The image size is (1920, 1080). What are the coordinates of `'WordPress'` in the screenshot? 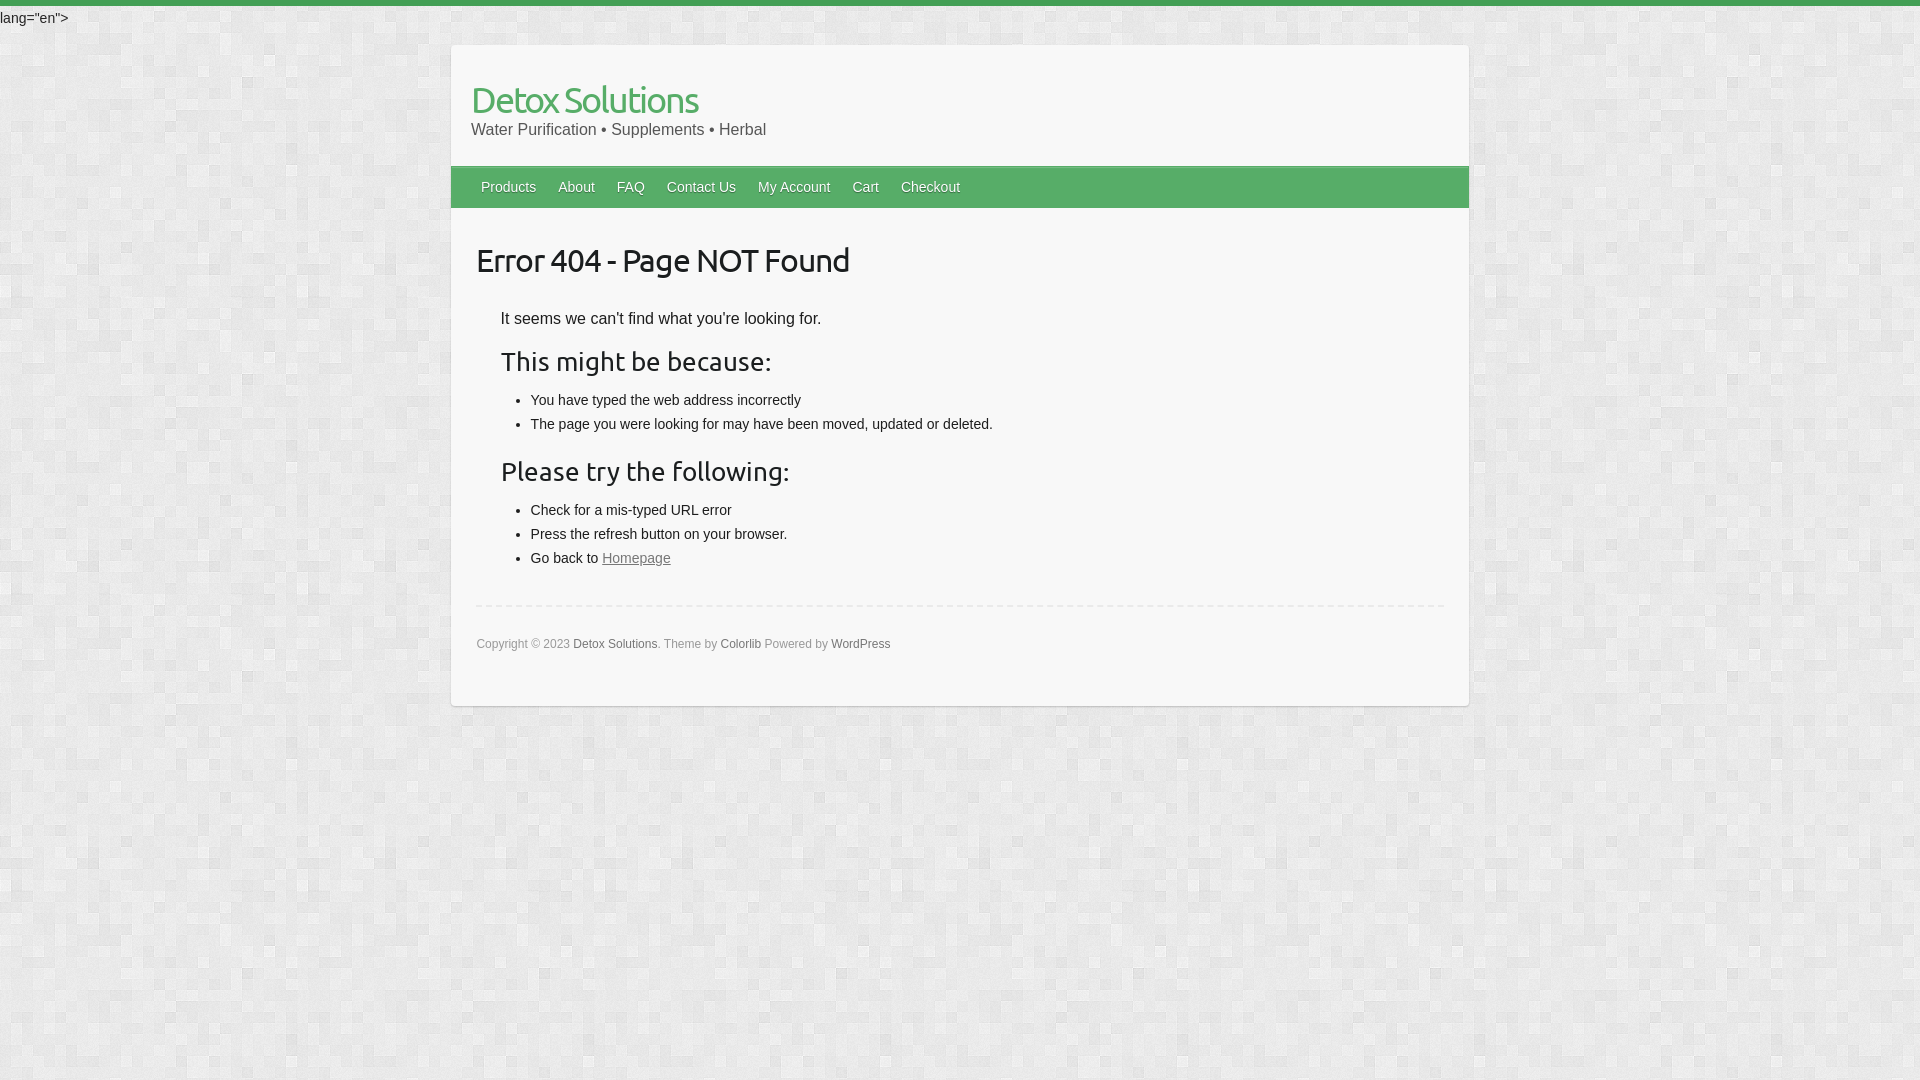 It's located at (860, 644).